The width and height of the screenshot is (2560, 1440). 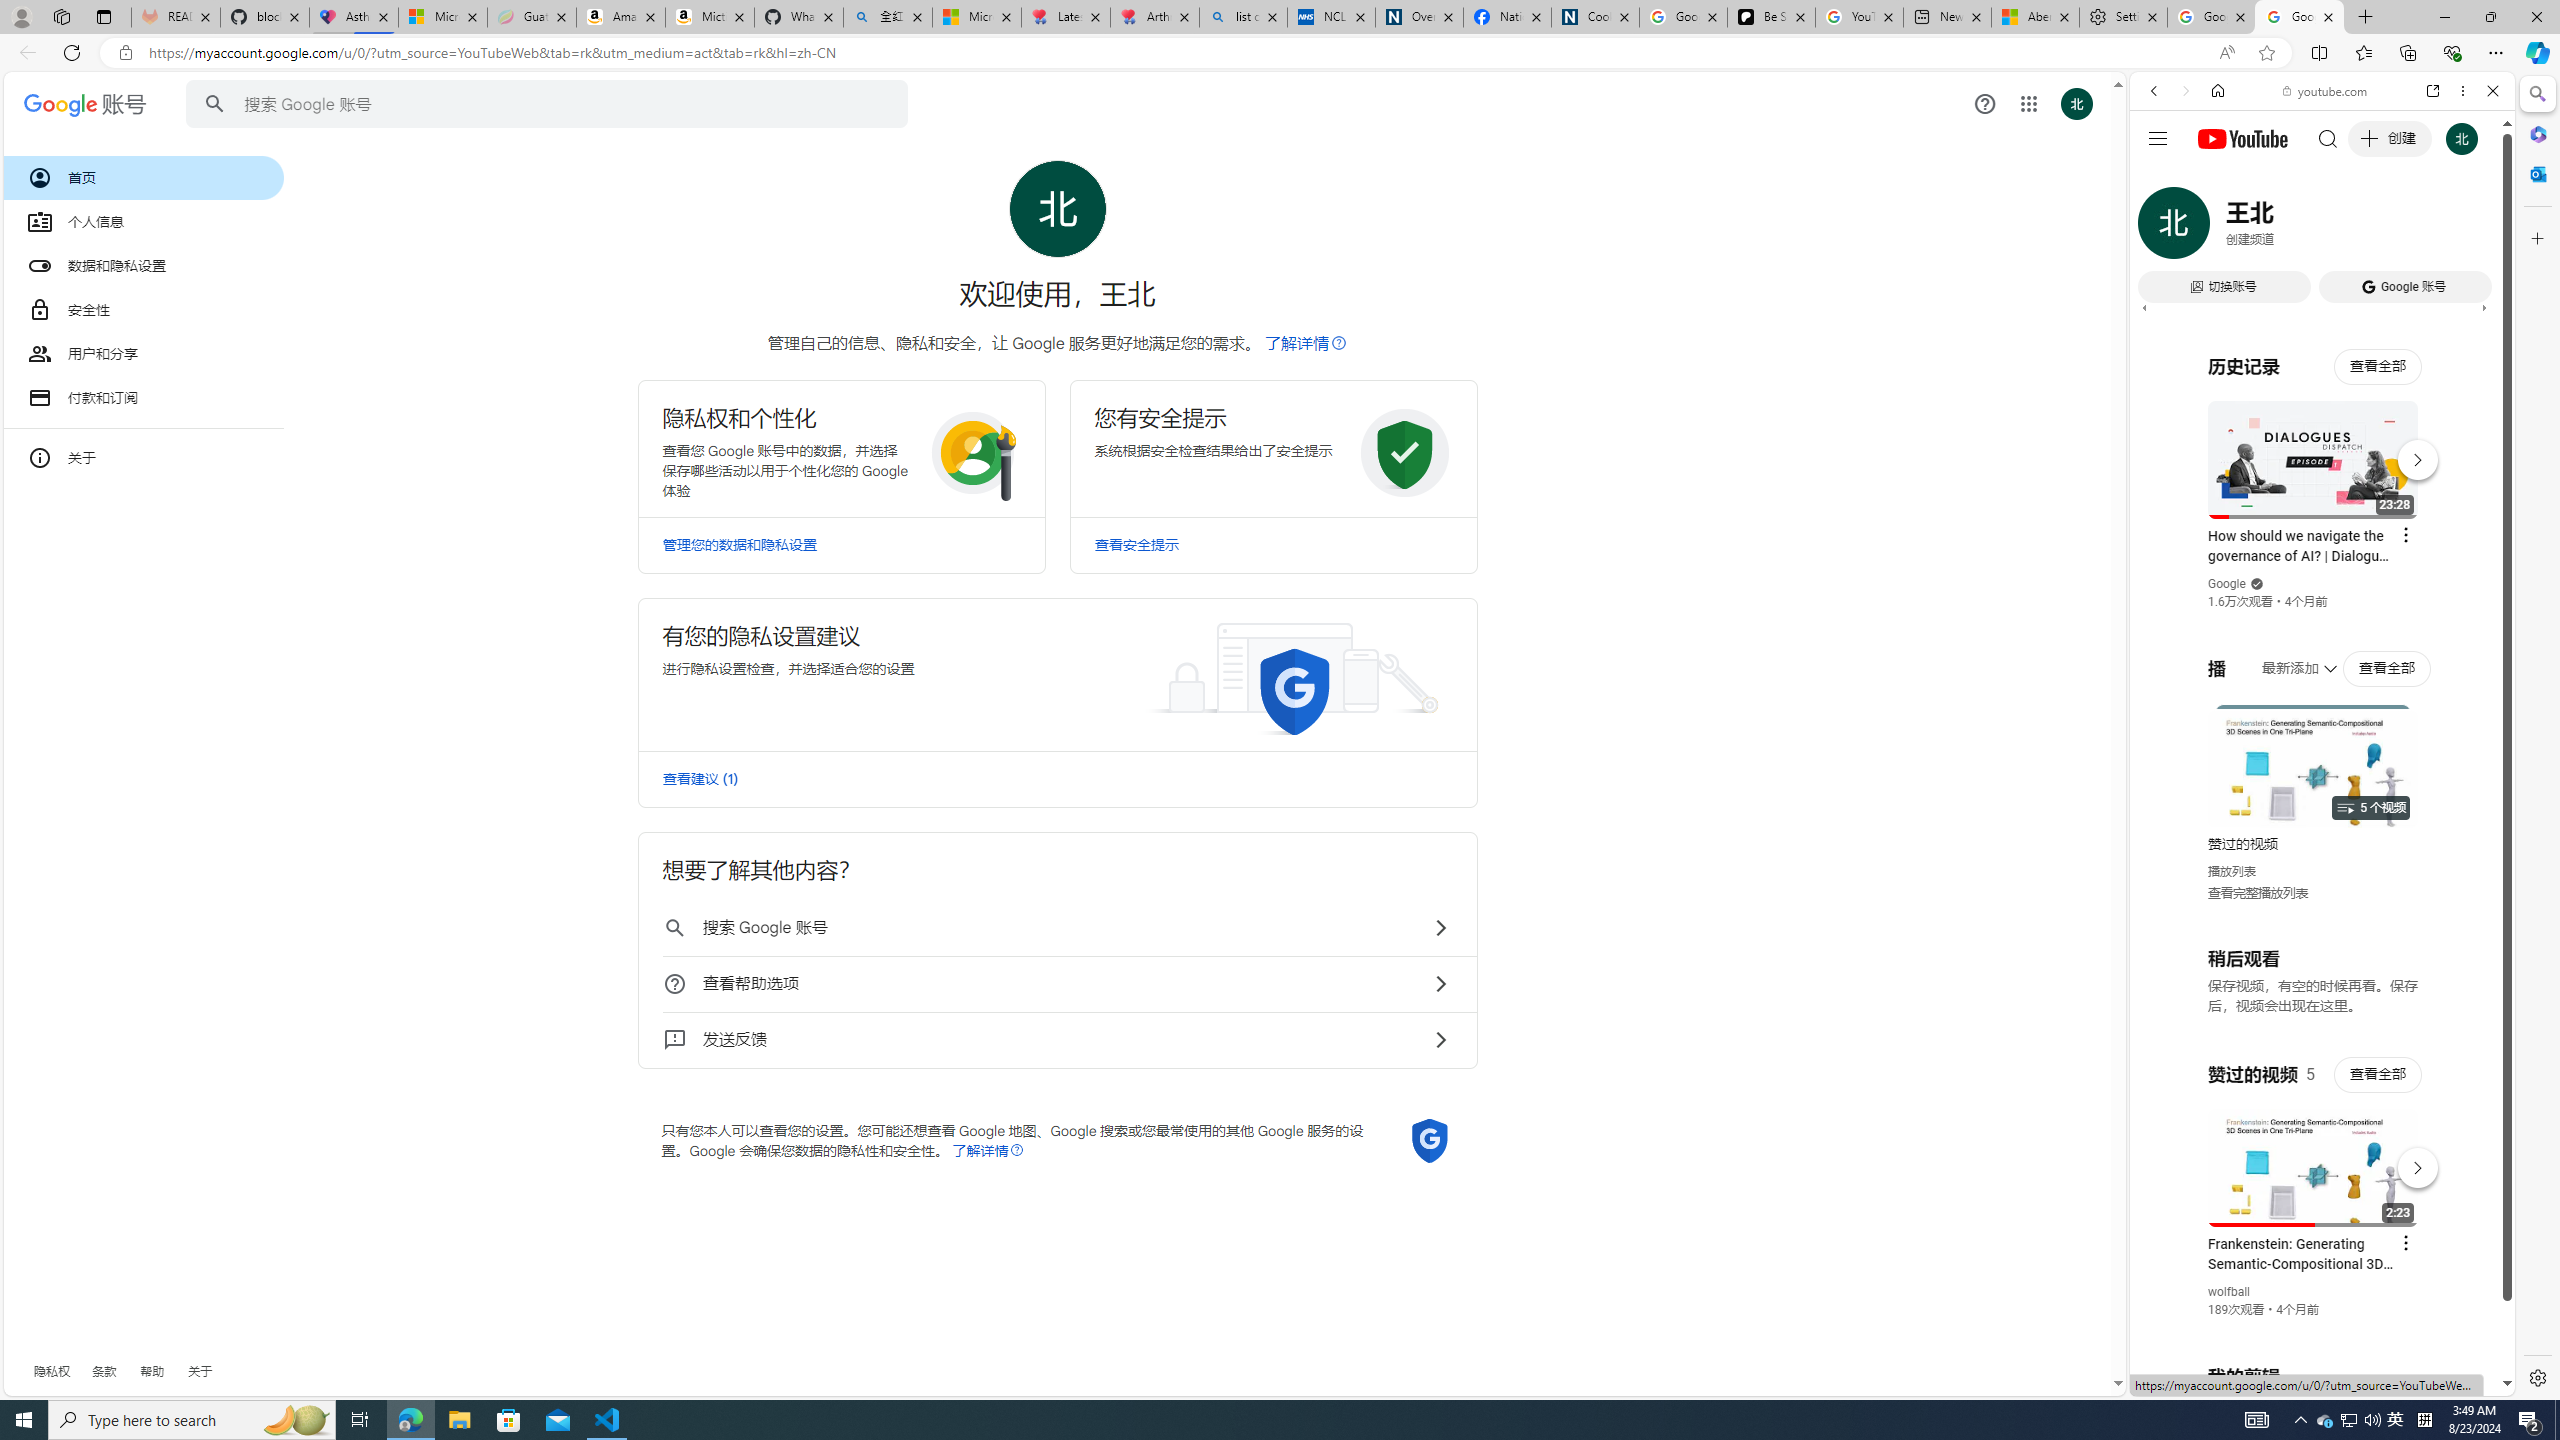 I want to click on 'YouTube - YouTube', so click(x=2314, y=985).